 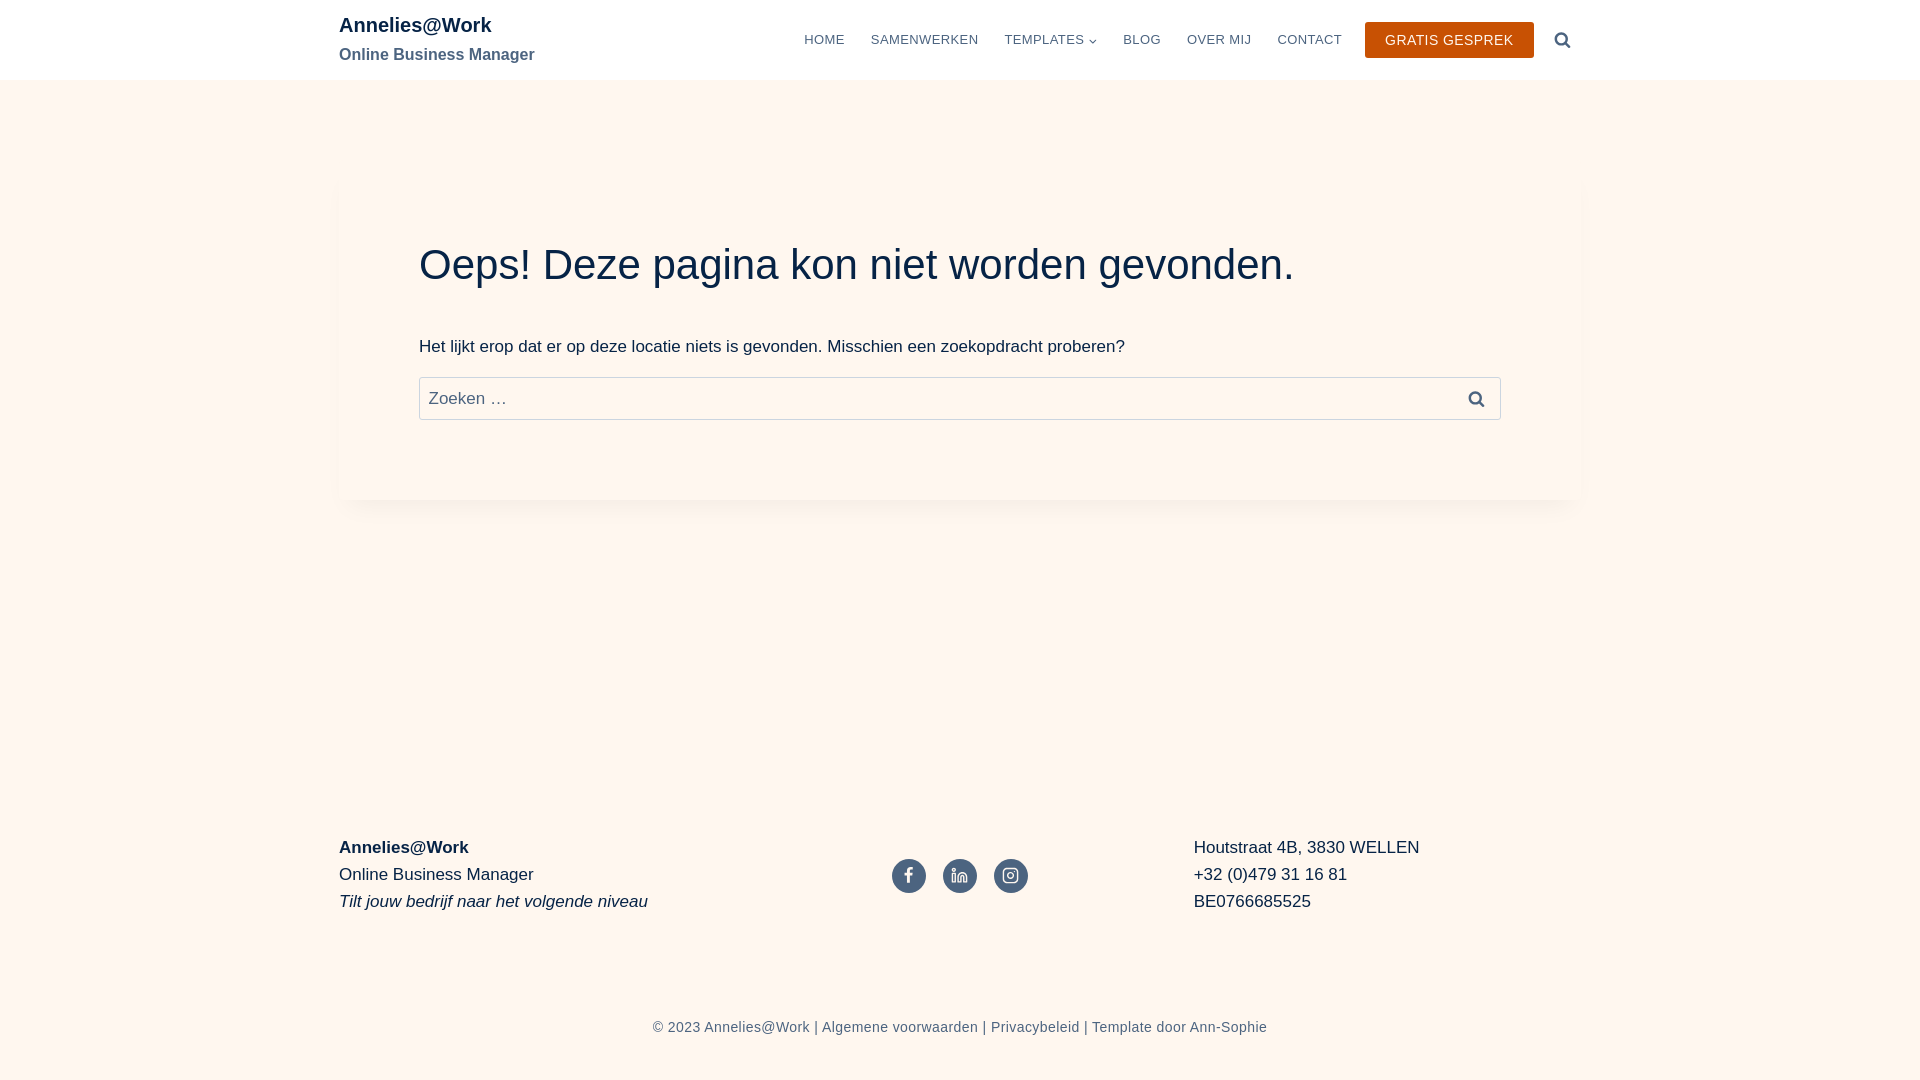 What do you see at coordinates (1049, 39) in the screenshot?
I see `'TEMPLATES'` at bounding box center [1049, 39].